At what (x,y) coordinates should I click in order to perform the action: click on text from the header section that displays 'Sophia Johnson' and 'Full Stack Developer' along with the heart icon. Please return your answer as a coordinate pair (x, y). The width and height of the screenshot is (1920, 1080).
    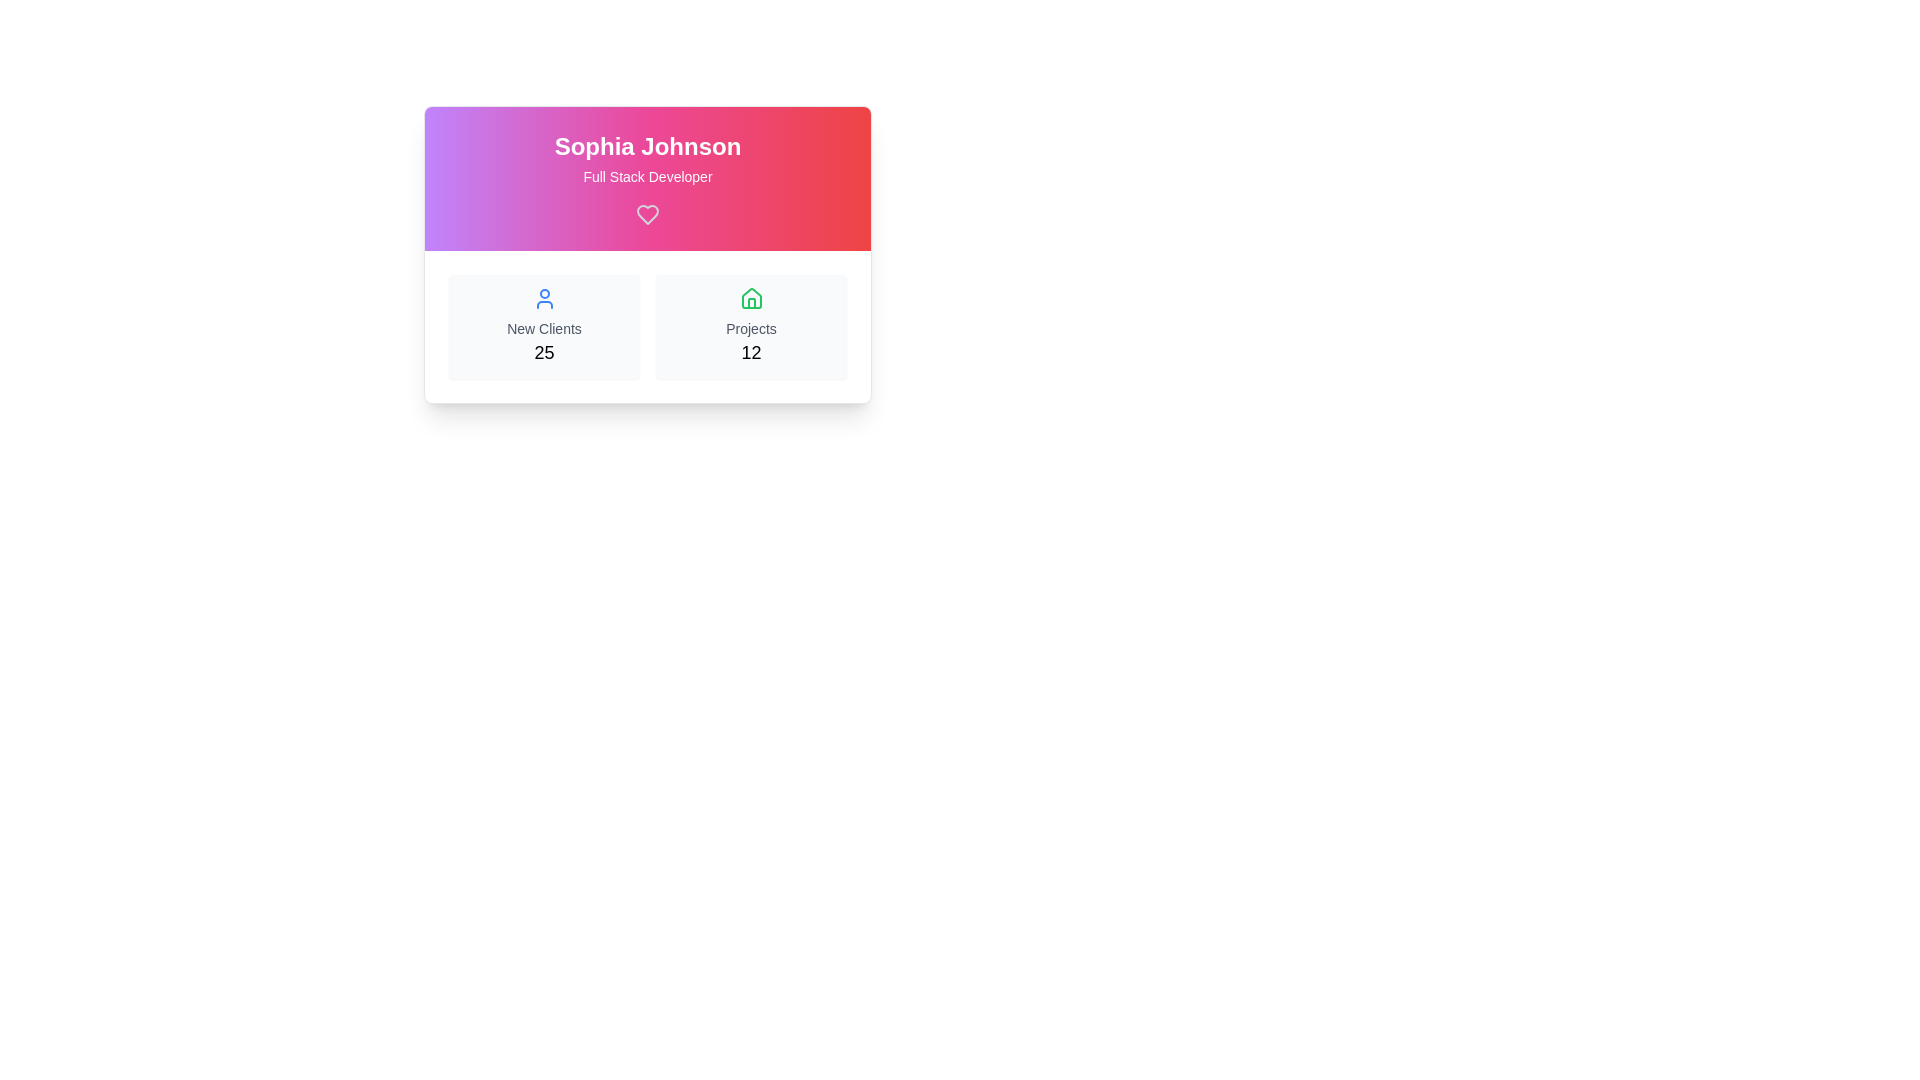
    Looking at the image, I should click on (648, 177).